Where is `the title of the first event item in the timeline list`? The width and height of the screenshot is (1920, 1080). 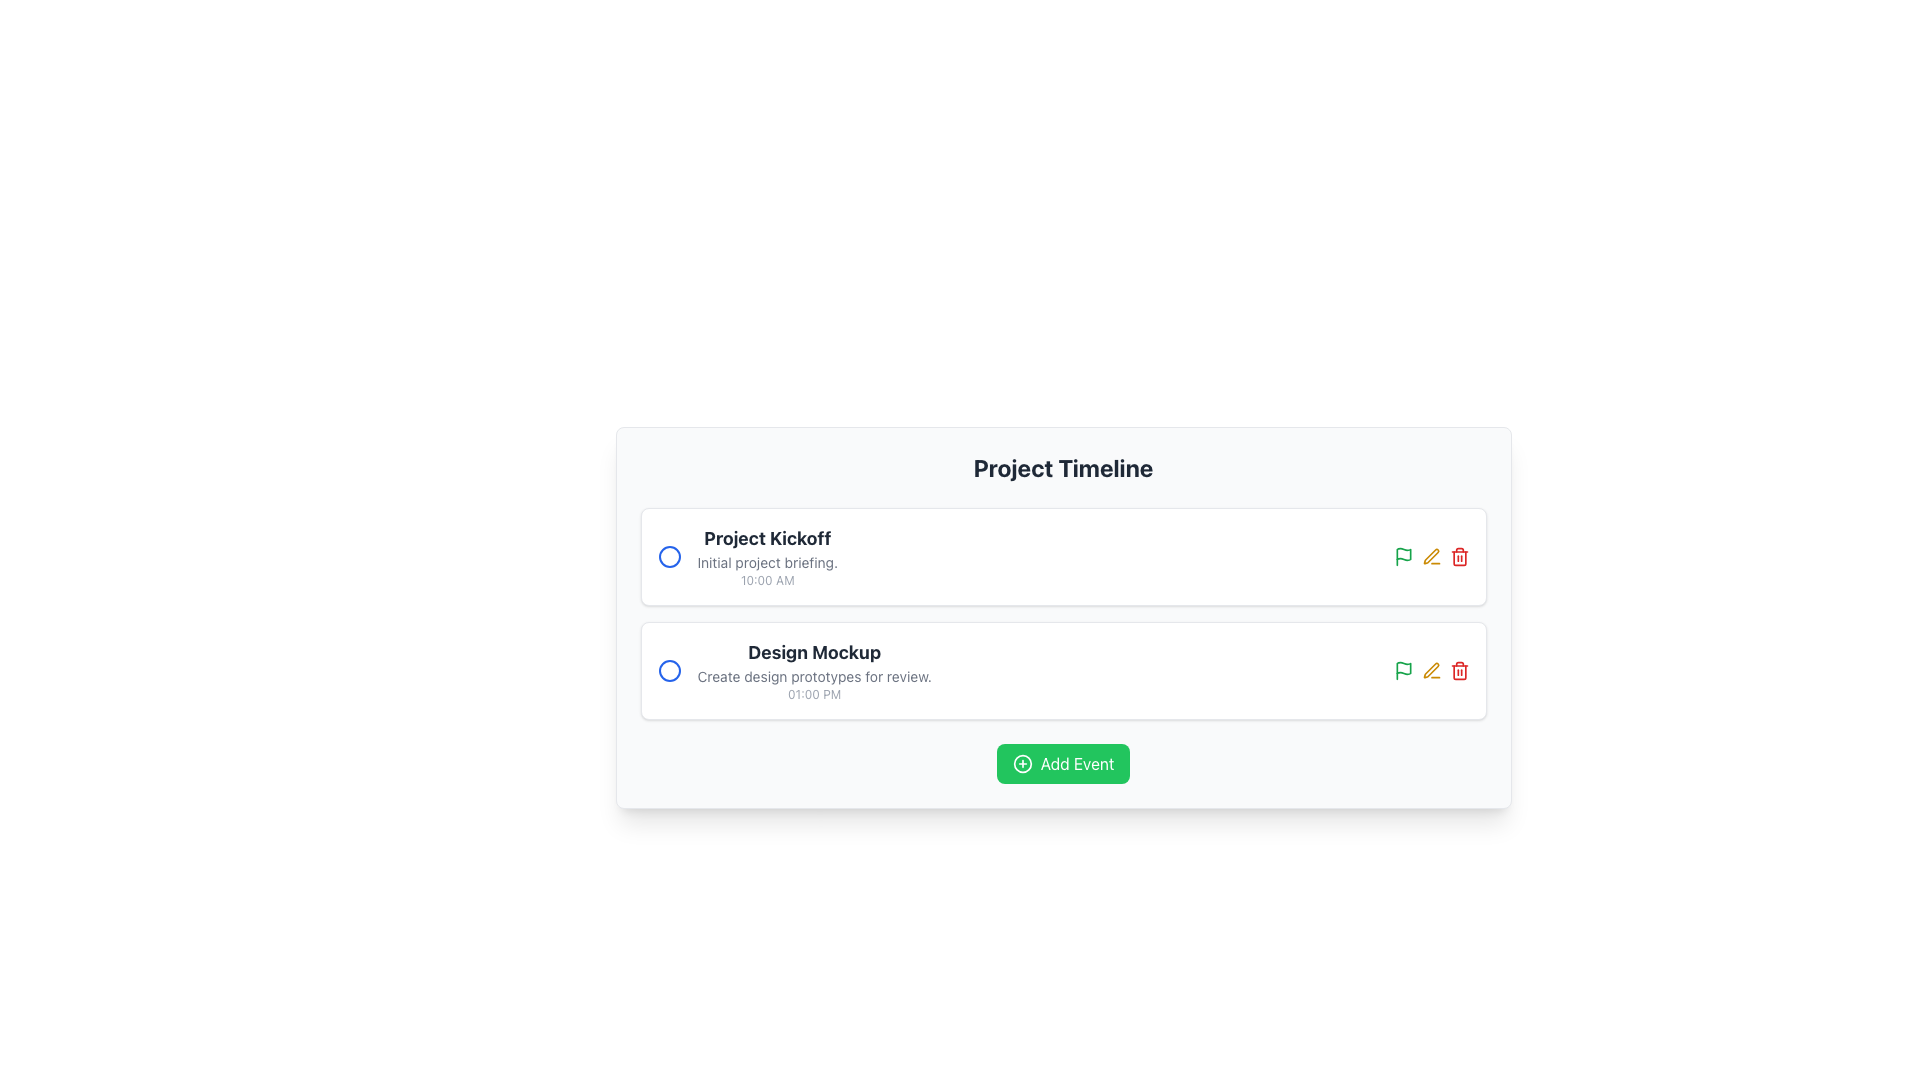
the title of the first event item in the timeline list is located at coordinates (746, 556).